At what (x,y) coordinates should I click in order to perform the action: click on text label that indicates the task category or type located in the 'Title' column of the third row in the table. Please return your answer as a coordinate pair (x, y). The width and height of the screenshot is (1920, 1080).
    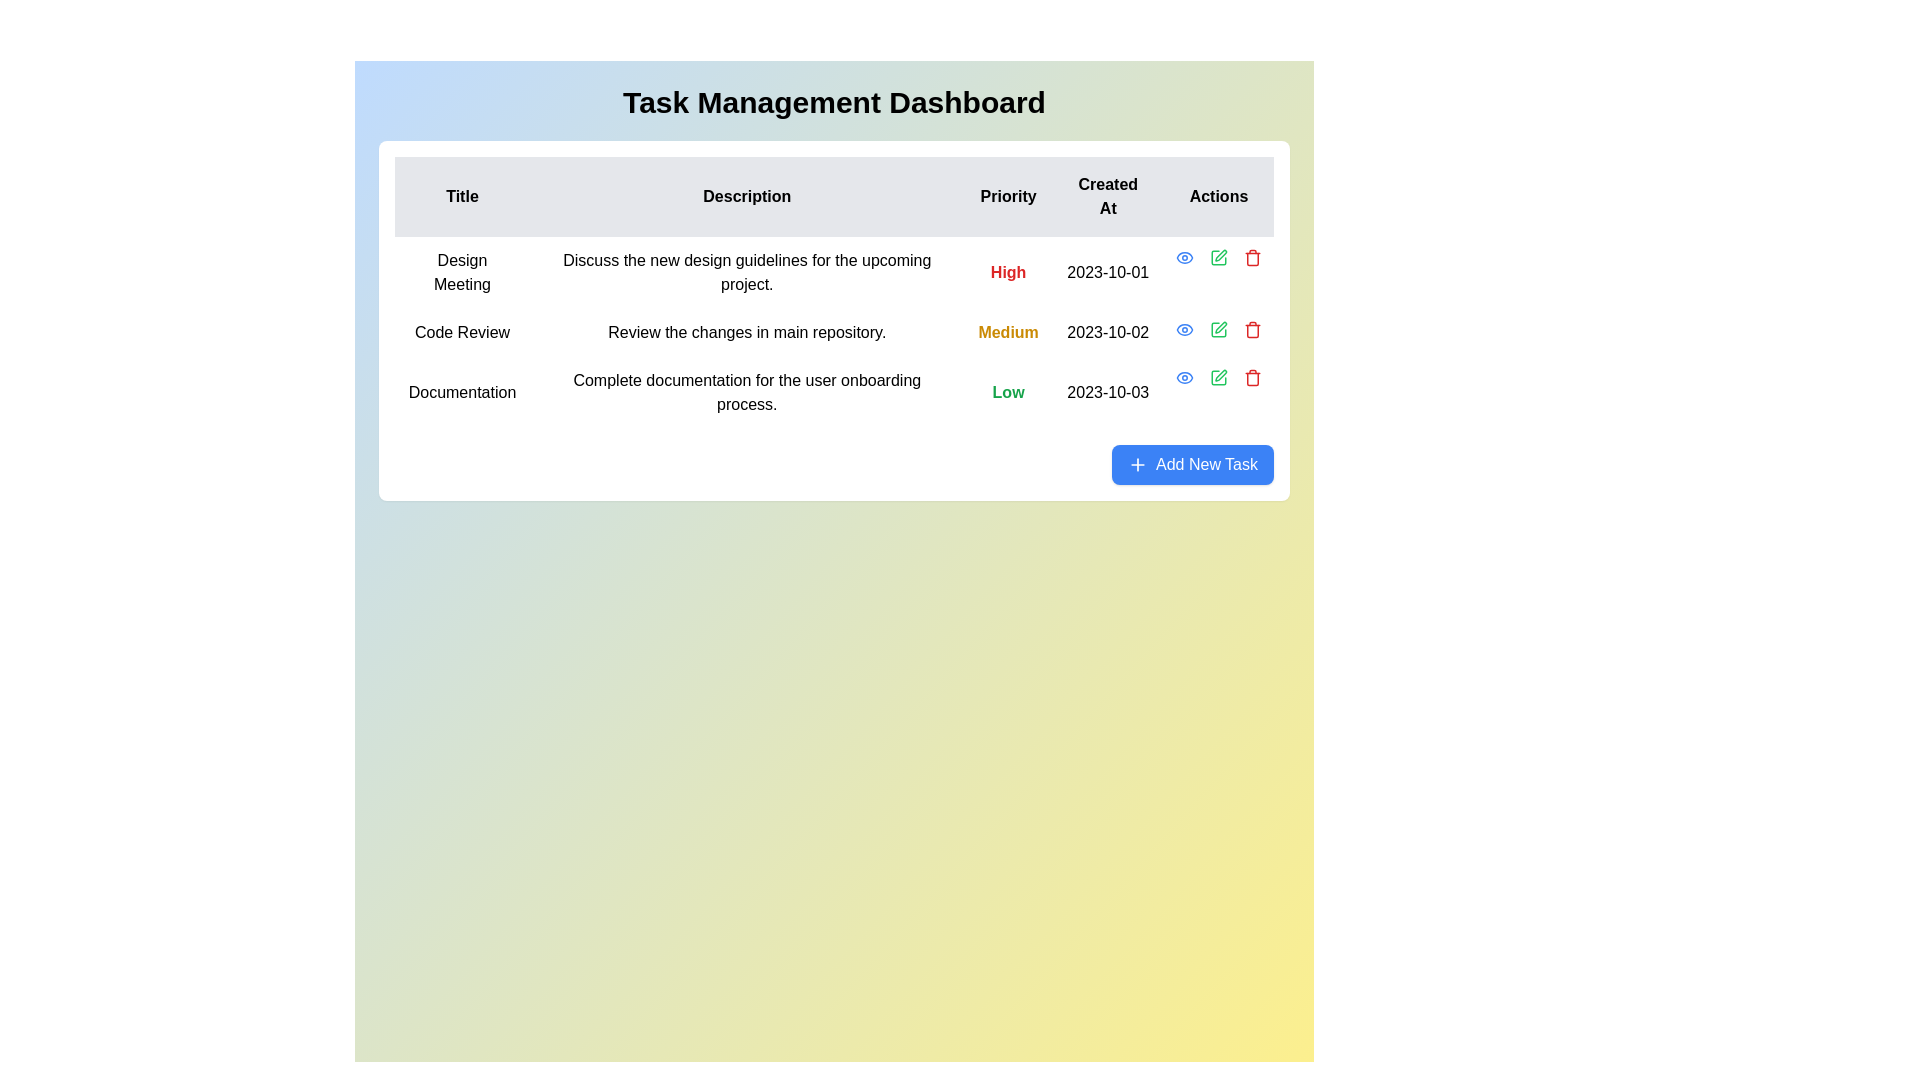
    Looking at the image, I should click on (461, 393).